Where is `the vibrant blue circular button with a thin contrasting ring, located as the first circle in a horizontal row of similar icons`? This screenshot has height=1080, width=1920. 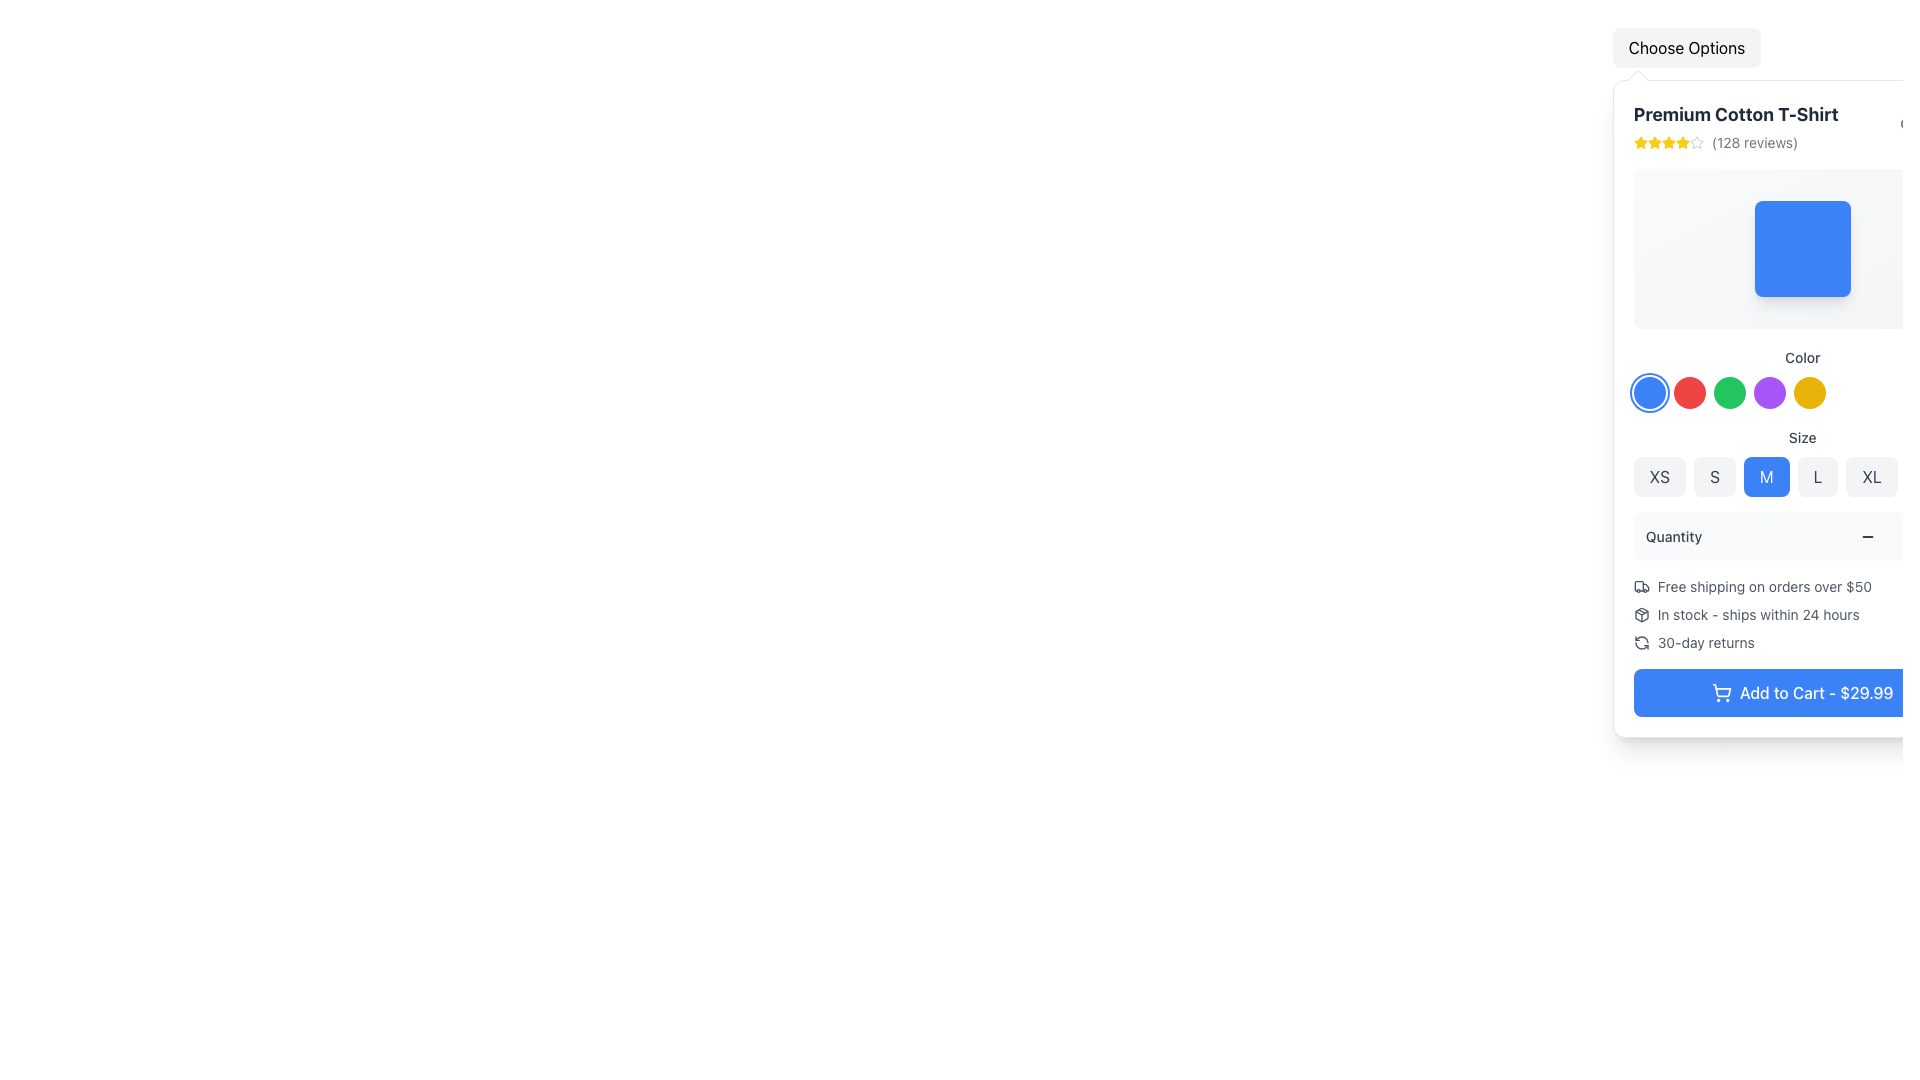 the vibrant blue circular button with a thin contrasting ring, located as the first circle in a horizontal row of similar icons is located at coordinates (1649, 393).